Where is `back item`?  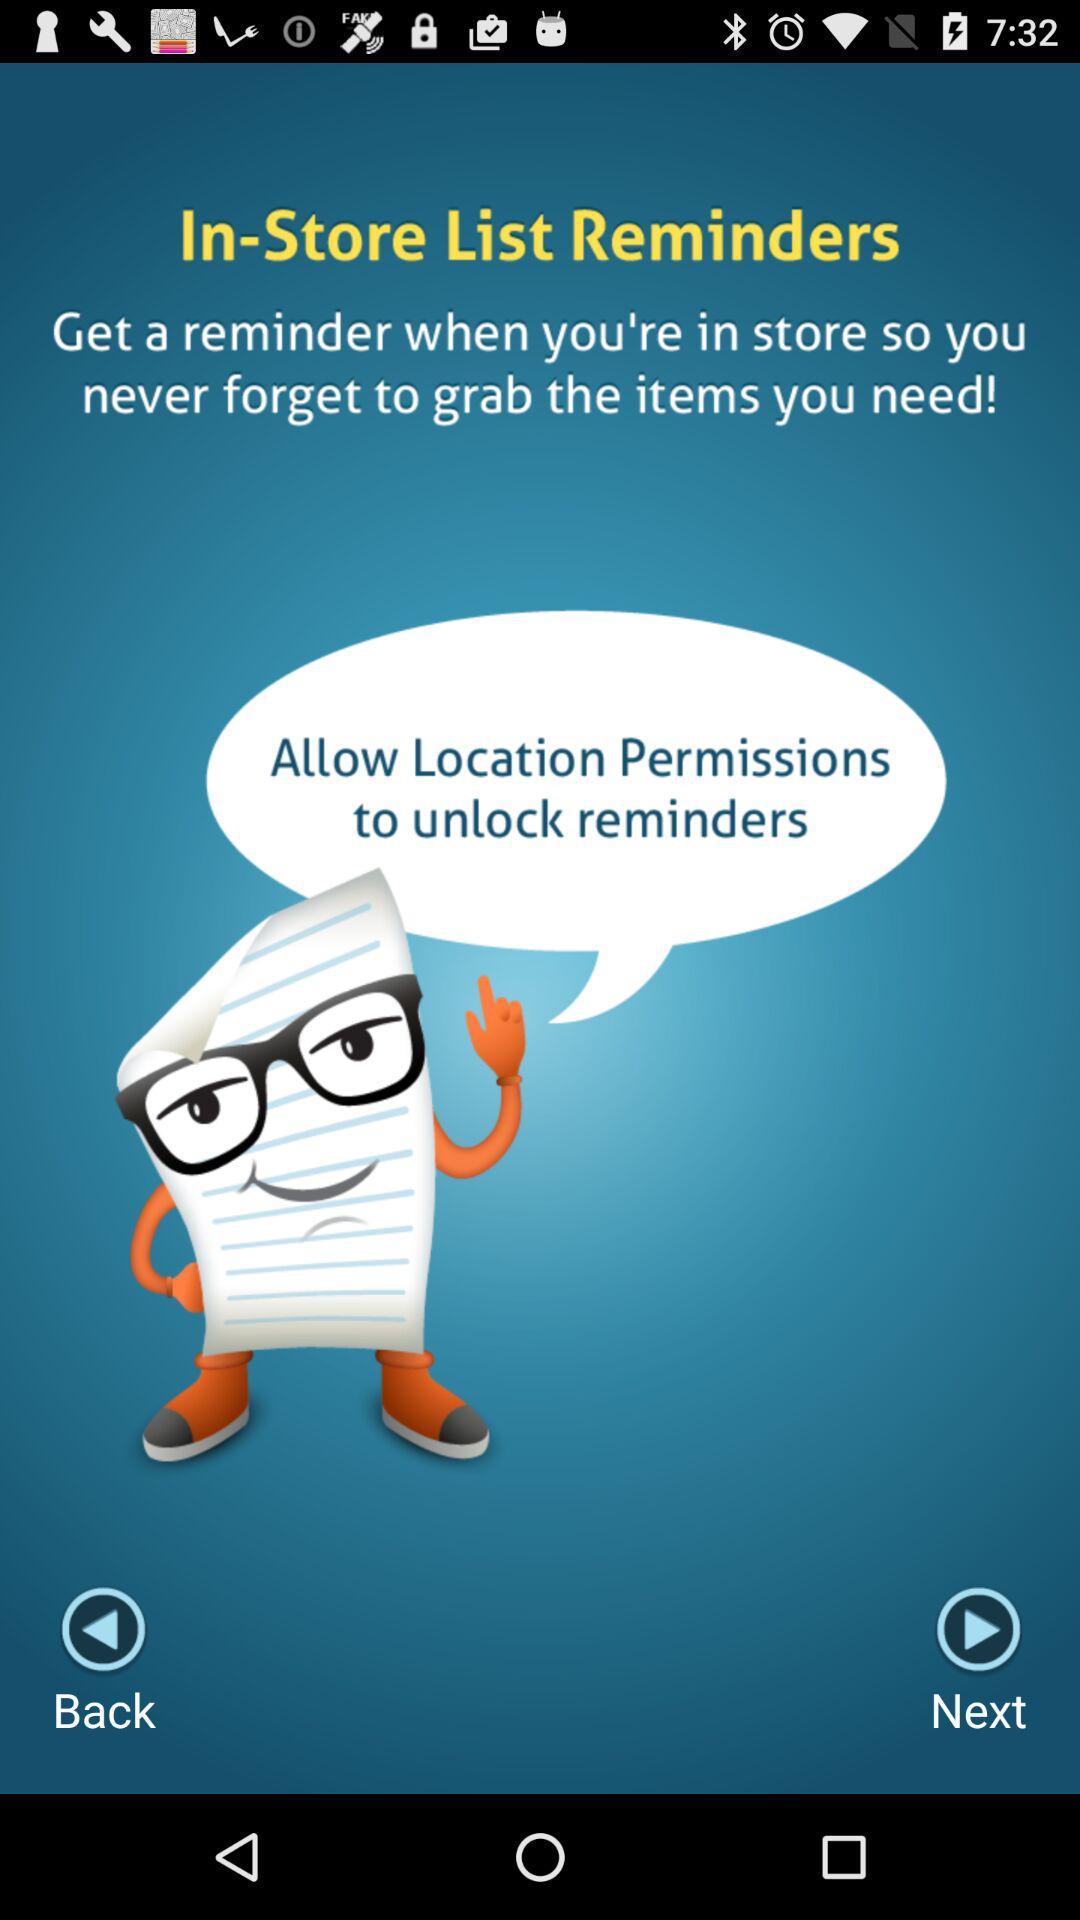 back item is located at coordinates (104, 1663).